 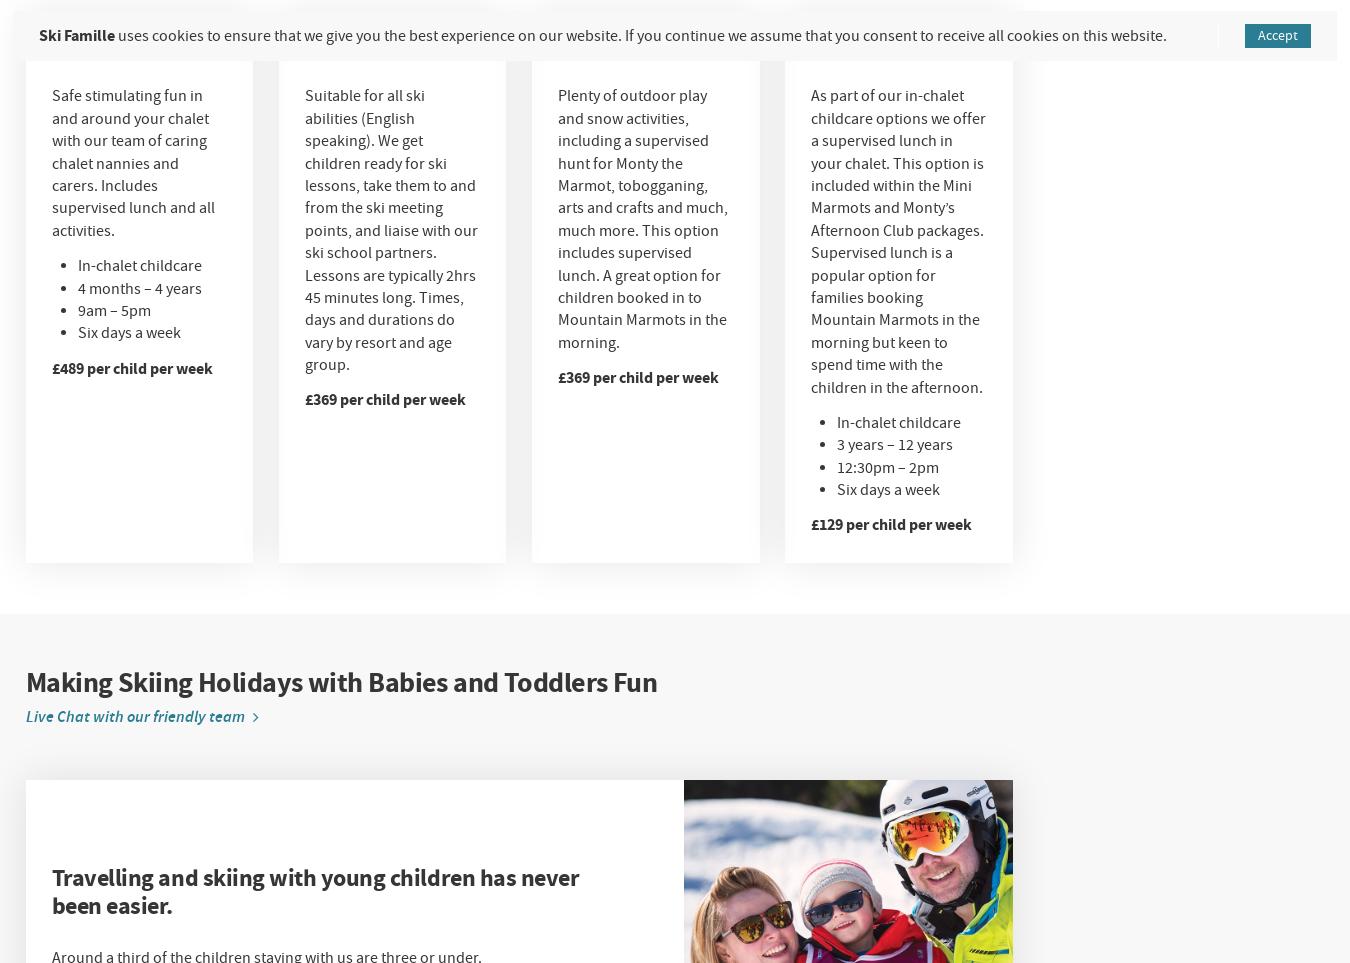 What do you see at coordinates (92, 35) in the screenshot?
I see `'Mini Marmots'` at bounding box center [92, 35].